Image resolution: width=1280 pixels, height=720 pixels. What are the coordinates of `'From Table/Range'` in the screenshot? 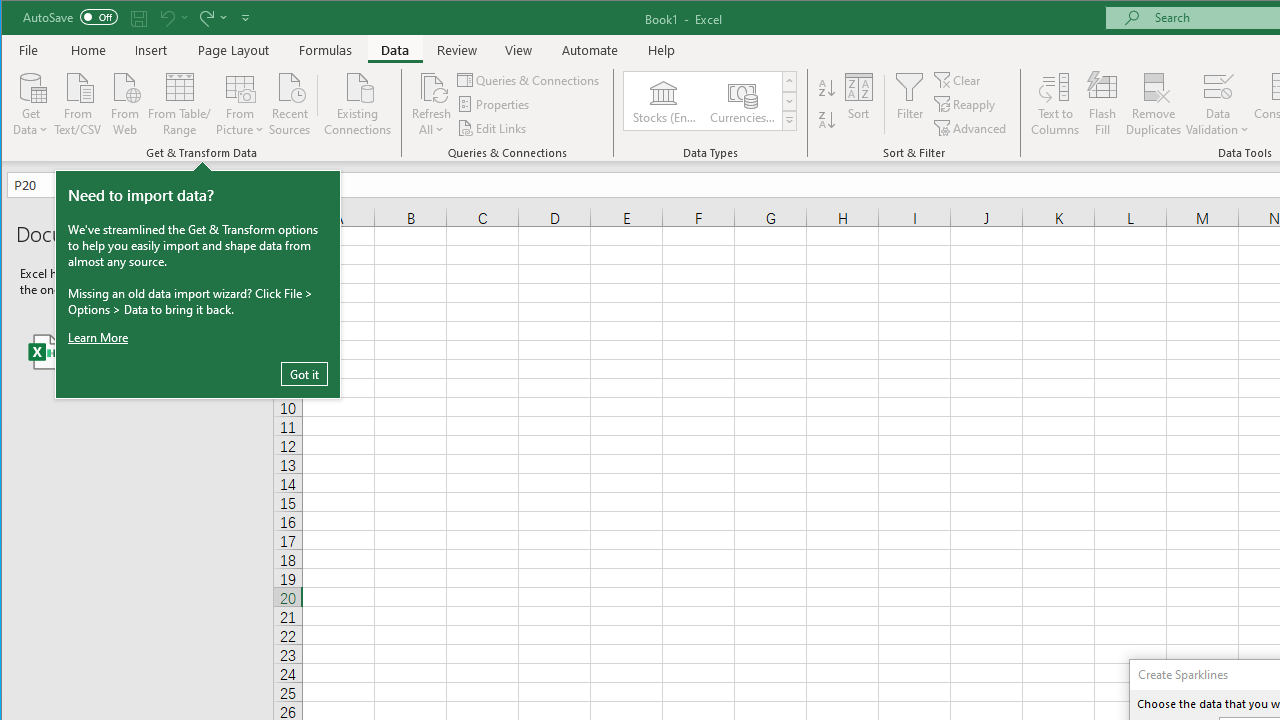 It's located at (179, 102).